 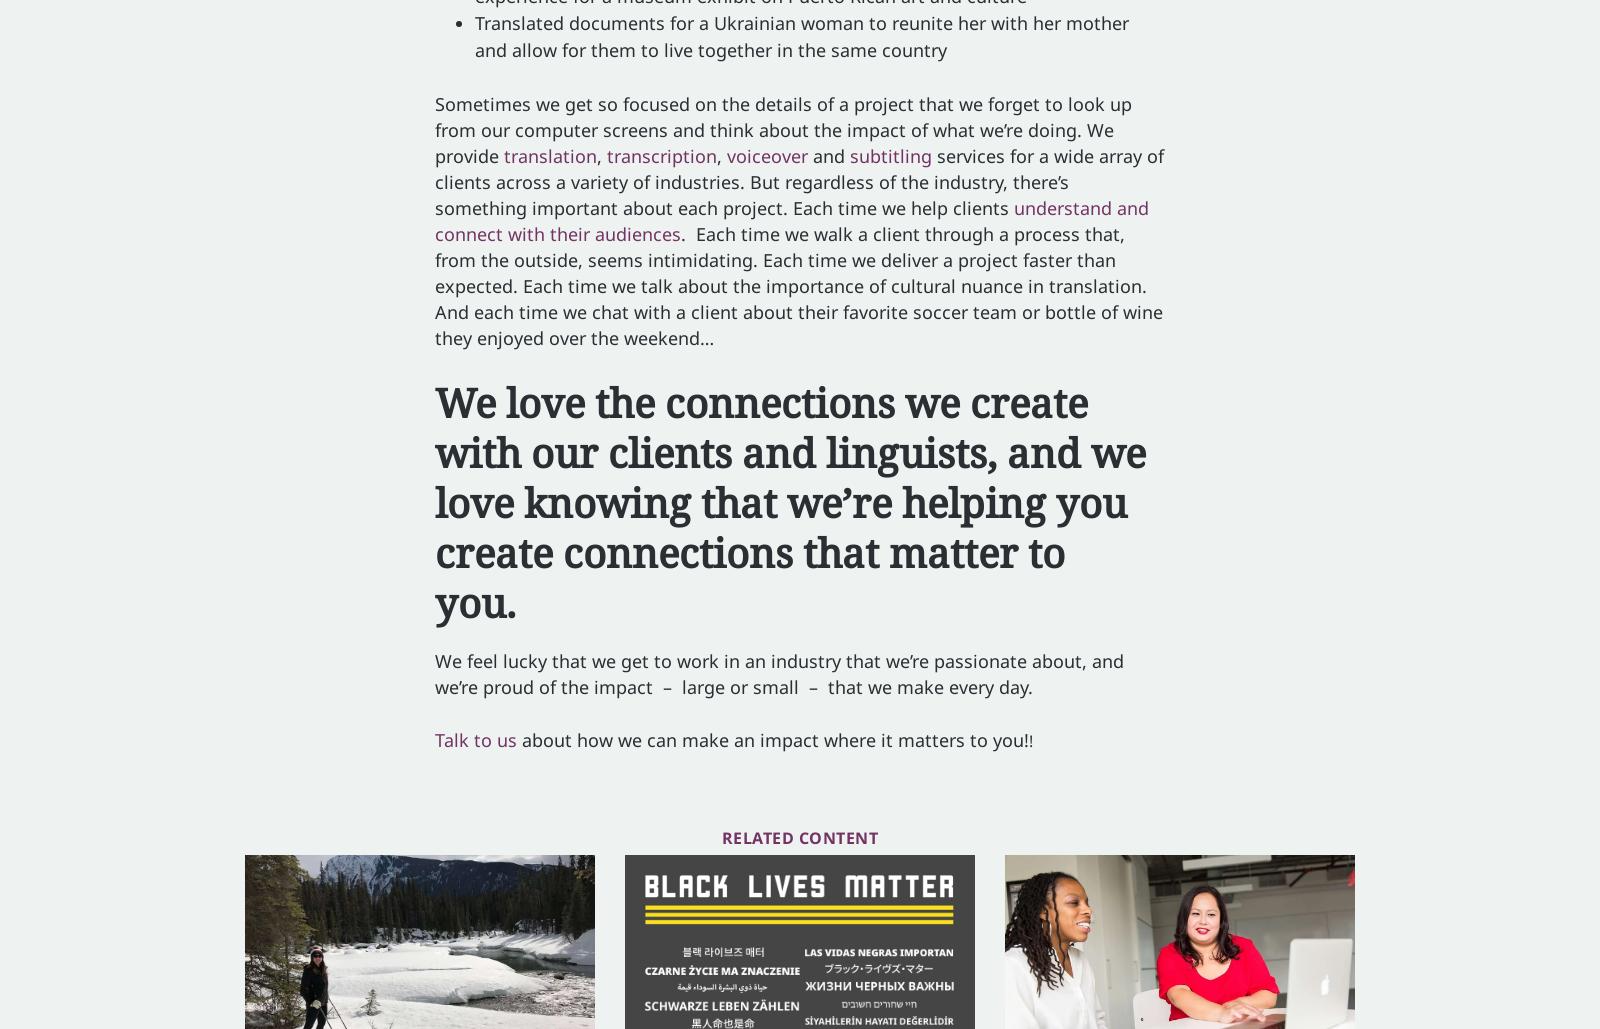 What do you see at coordinates (474, 36) in the screenshot?
I see `'Translated documents for a Ukrainian woman to reunite her with her mother and allow for them to live together in the same country'` at bounding box center [474, 36].